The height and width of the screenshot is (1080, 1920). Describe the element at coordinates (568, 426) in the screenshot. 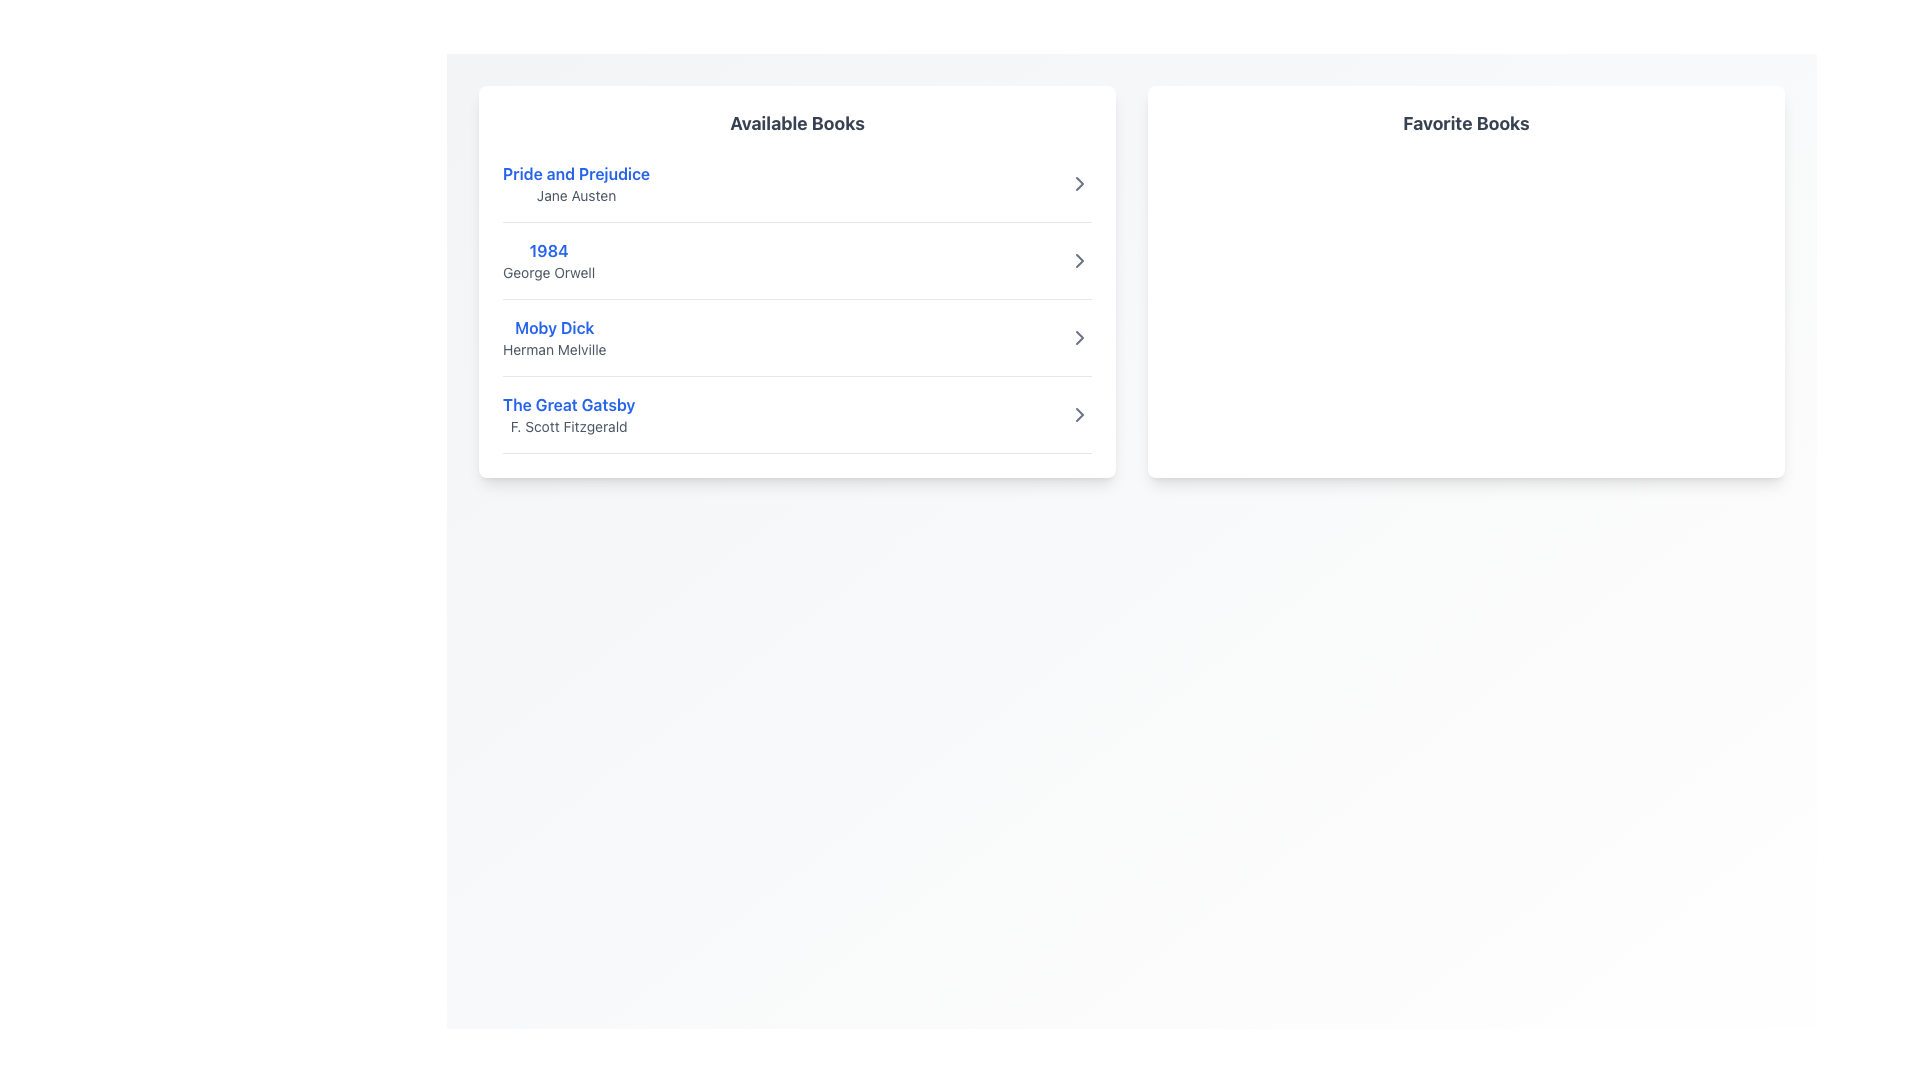

I see `text displayed as 'F. Scott Fitzgerald' which is styled in gray color and is located below 'The Great Gatsby' in the 'Available Books' section` at that location.